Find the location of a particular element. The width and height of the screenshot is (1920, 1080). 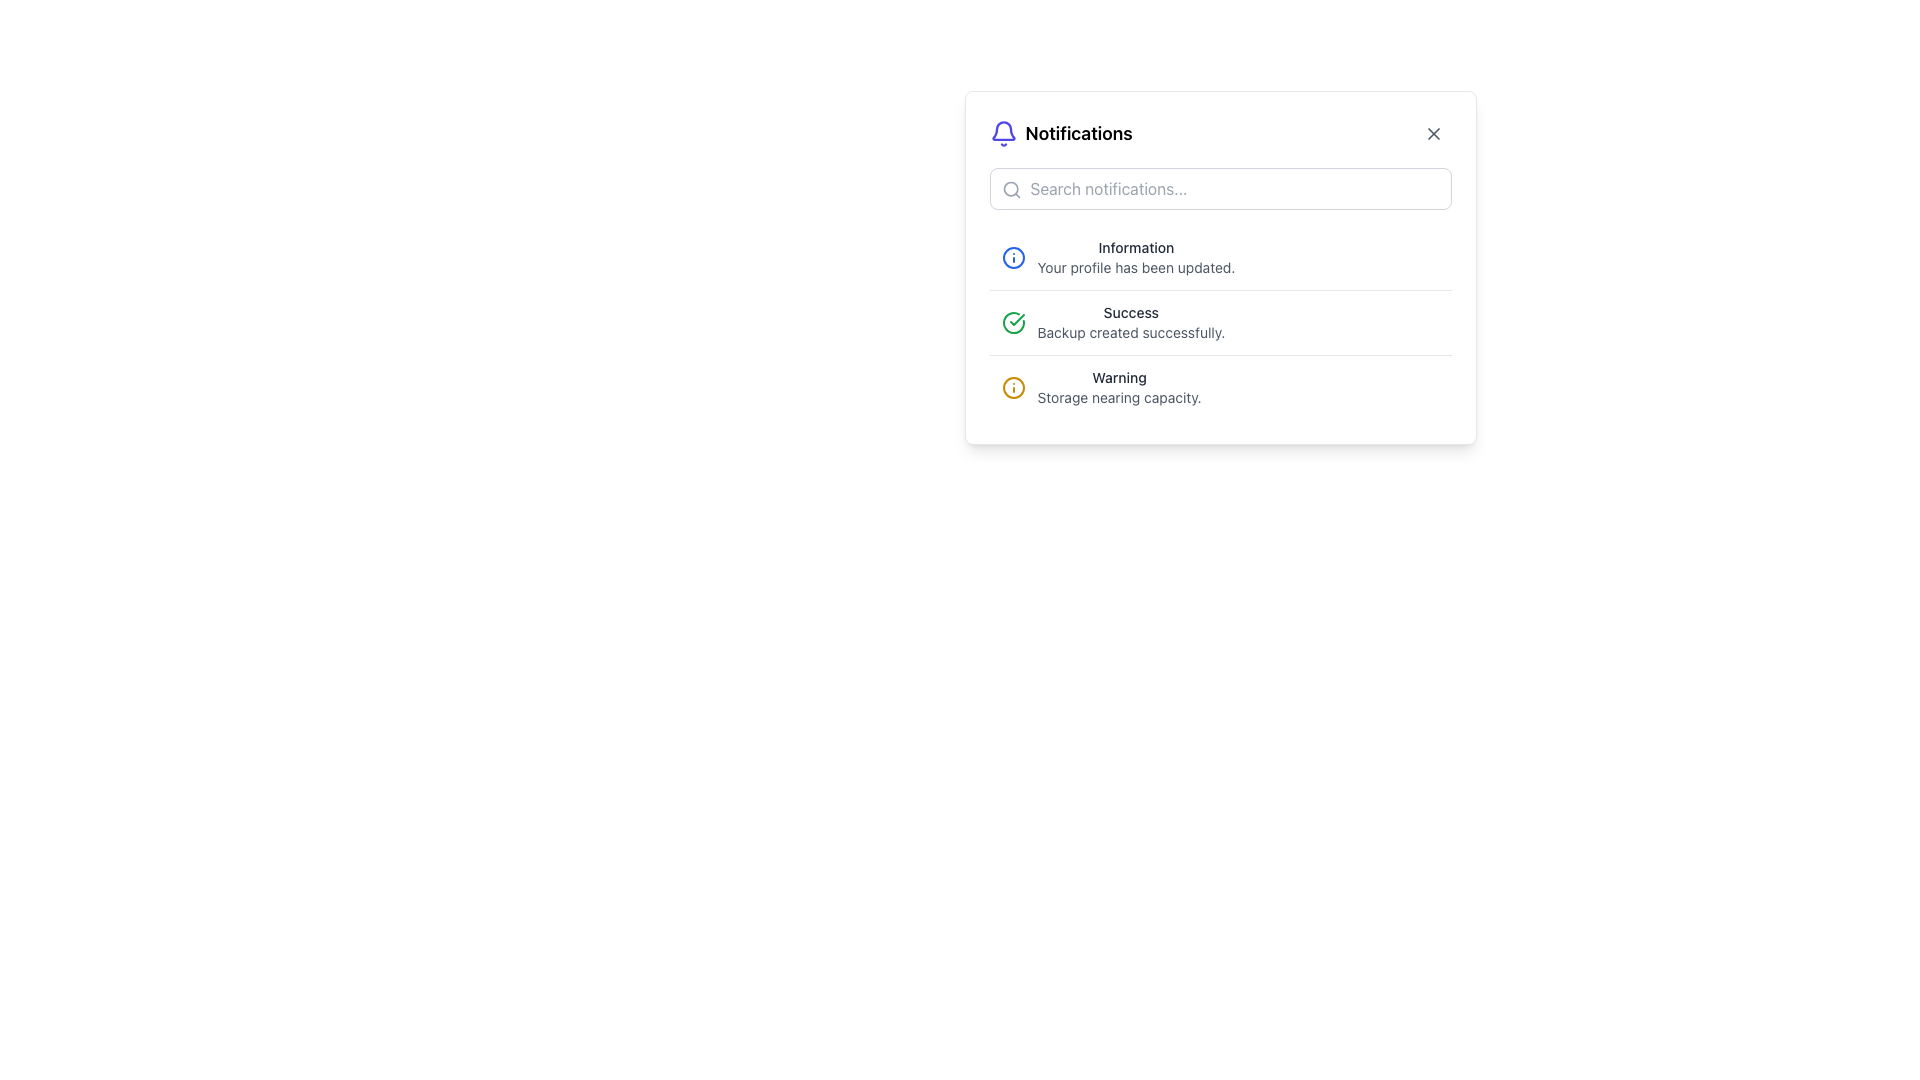

the static text label labeled 'Information', which is styled in dark gray and positioned at the top of the notification card layout is located at coordinates (1136, 246).